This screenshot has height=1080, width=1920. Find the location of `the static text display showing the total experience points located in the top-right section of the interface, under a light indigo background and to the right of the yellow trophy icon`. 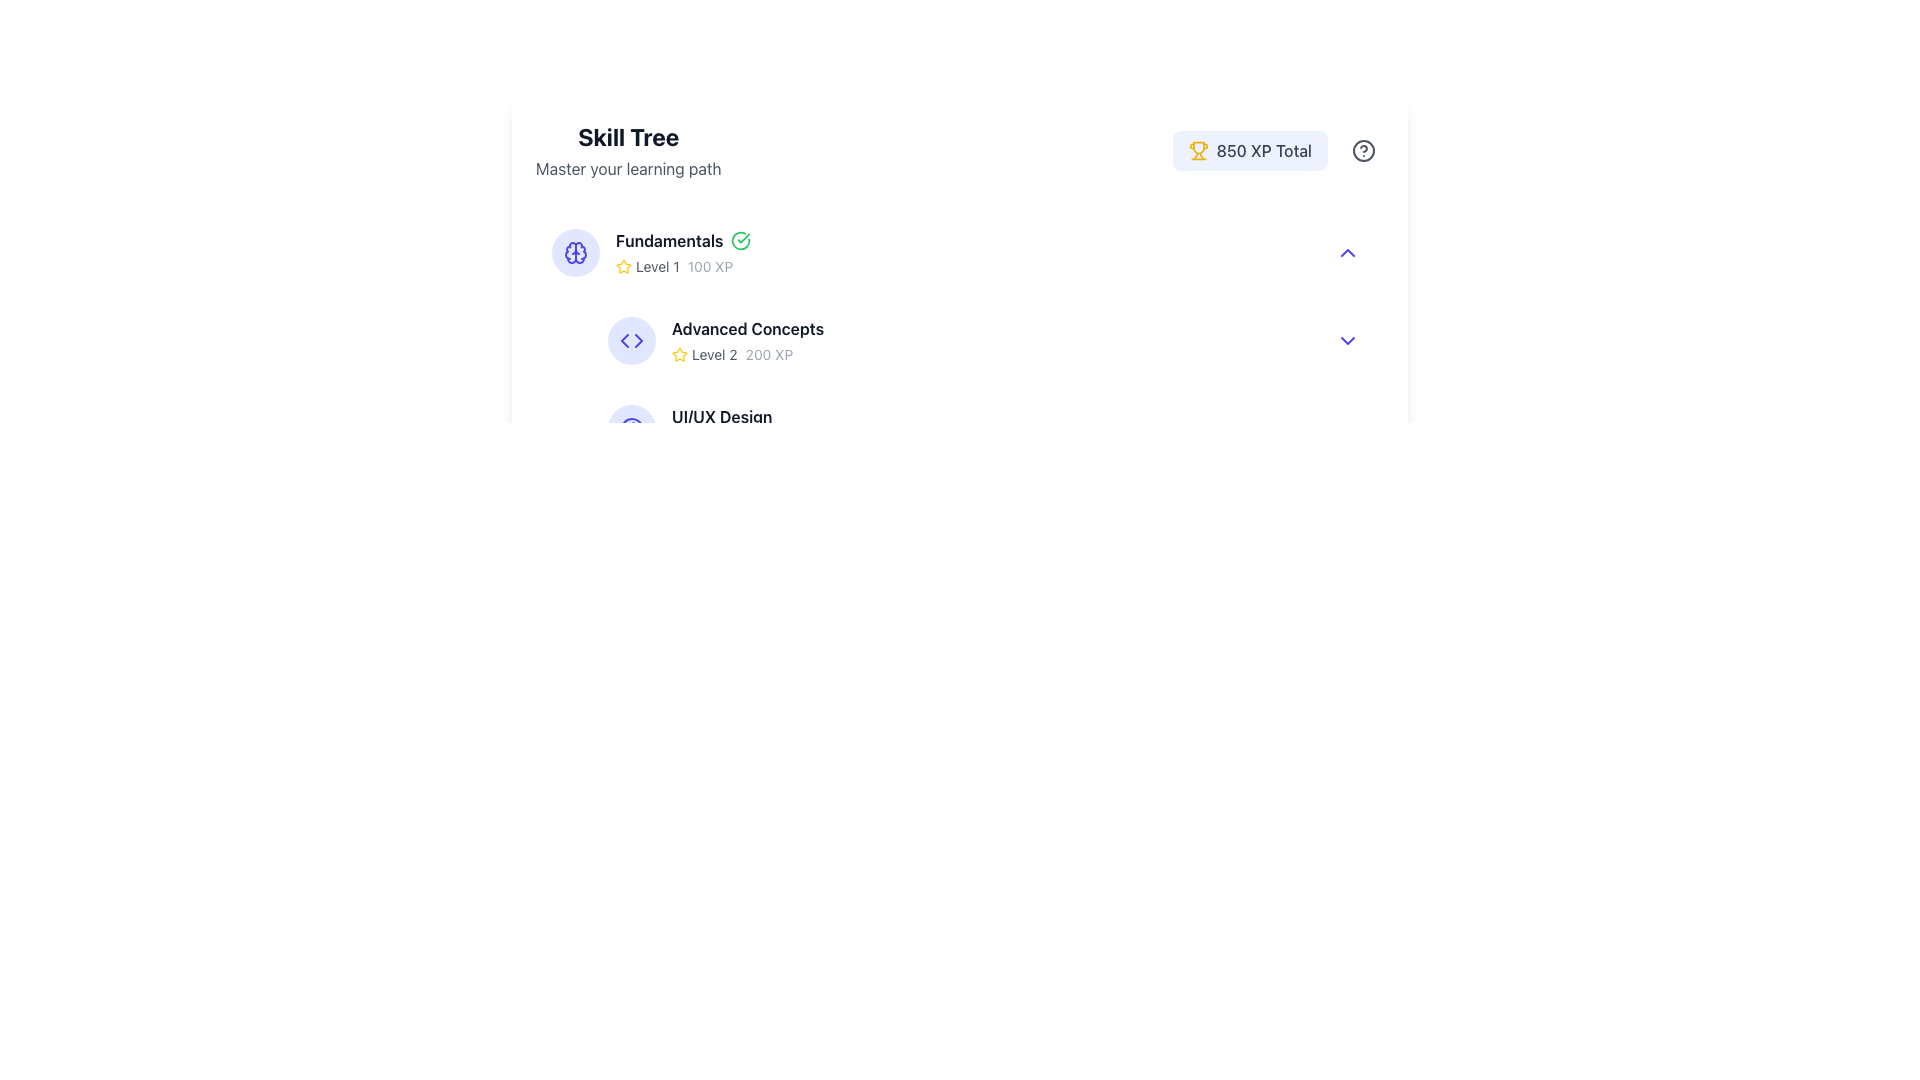

the static text display showing the total experience points located in the top-right section of the interface, under a light indigo background and to the right of the yellow trophy icon is located at coordinates (1263, 149).